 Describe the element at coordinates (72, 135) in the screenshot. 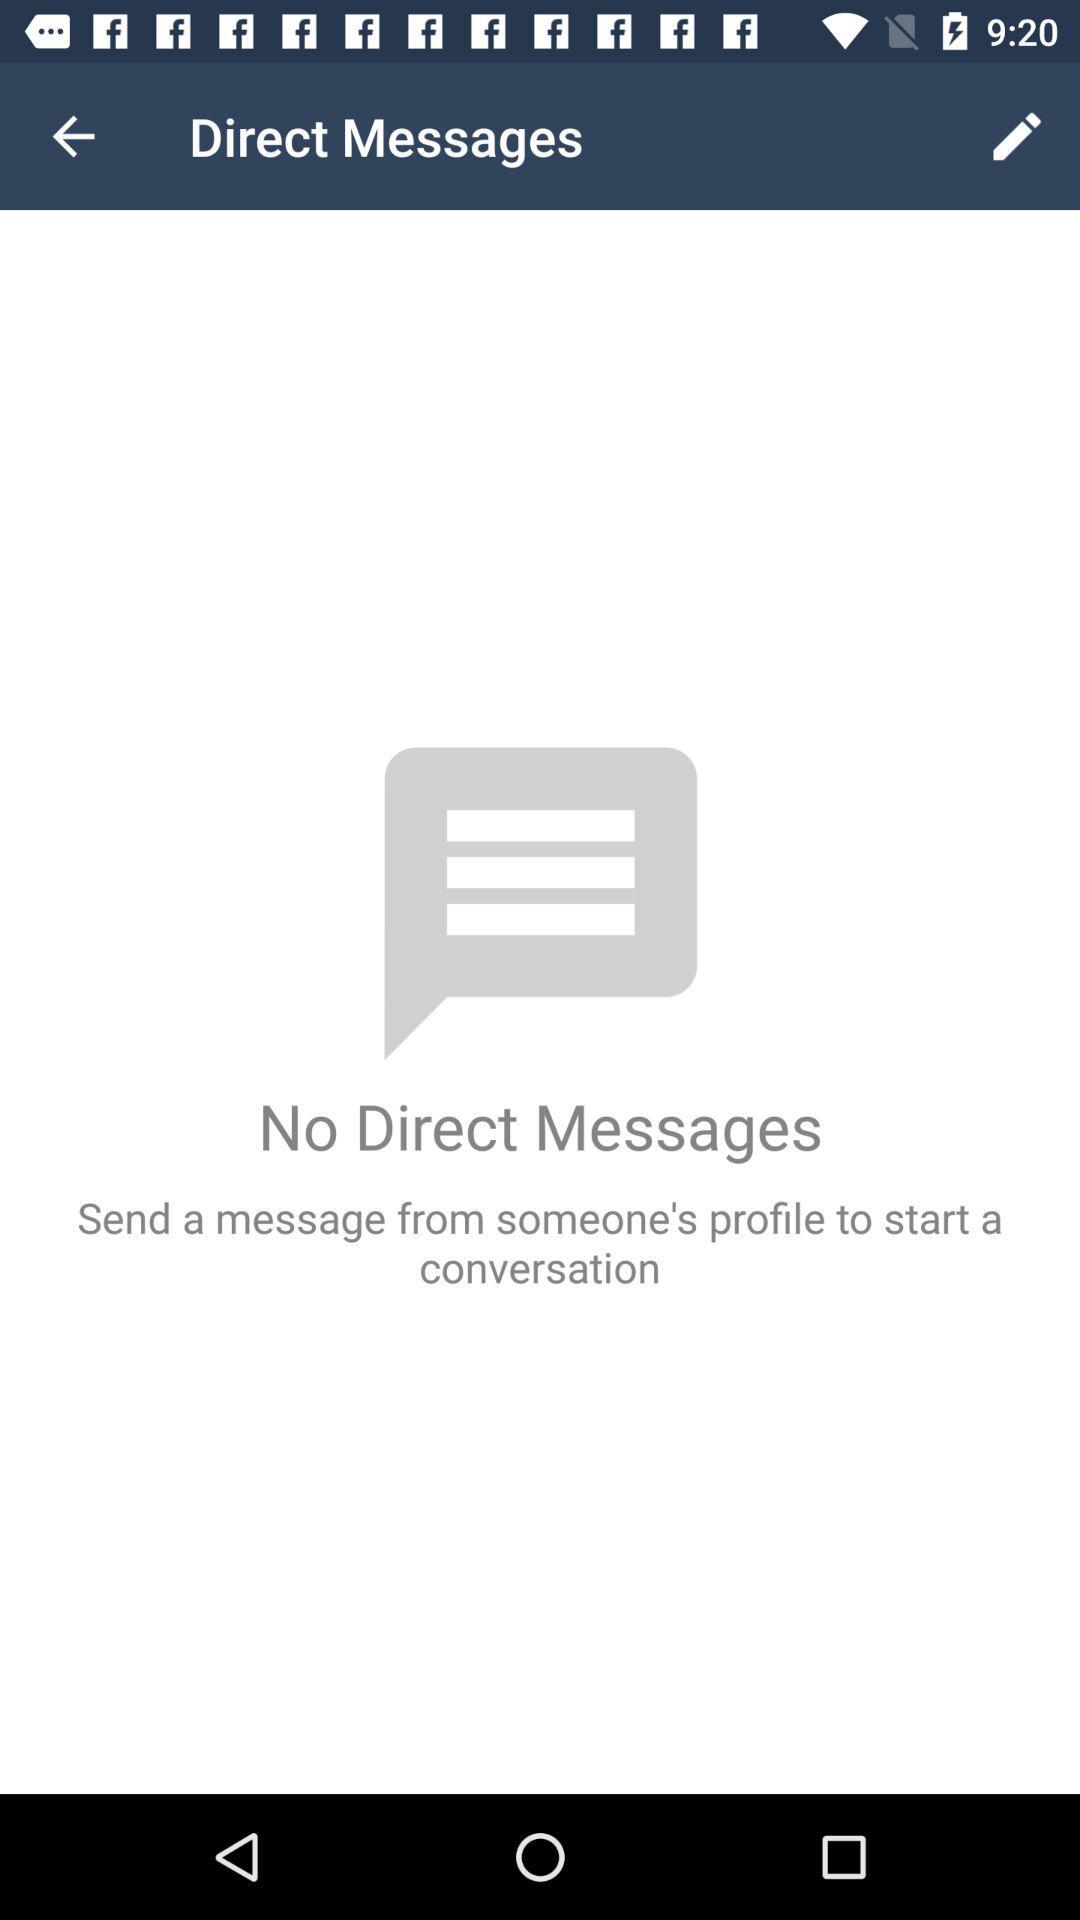

I see `the item next to the direct messages` at that location.